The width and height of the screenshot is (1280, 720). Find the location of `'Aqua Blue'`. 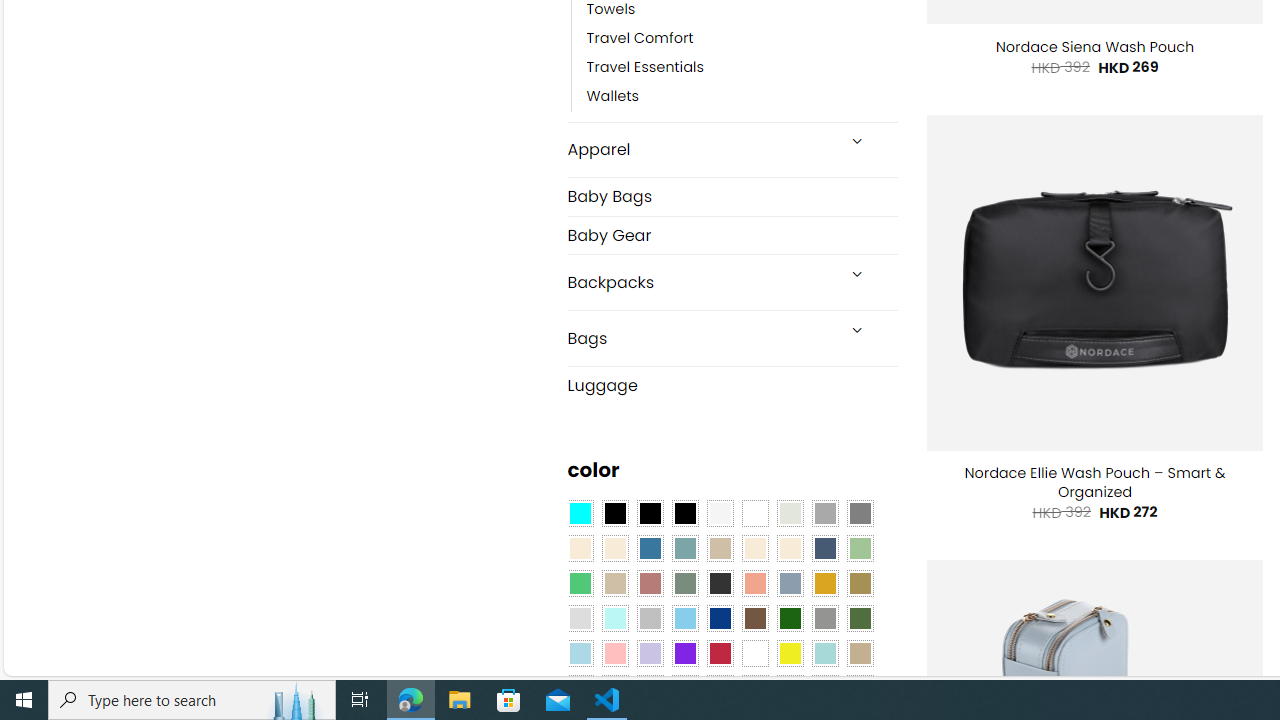

'Aqua Blue' is located at coordinates (578, 513).